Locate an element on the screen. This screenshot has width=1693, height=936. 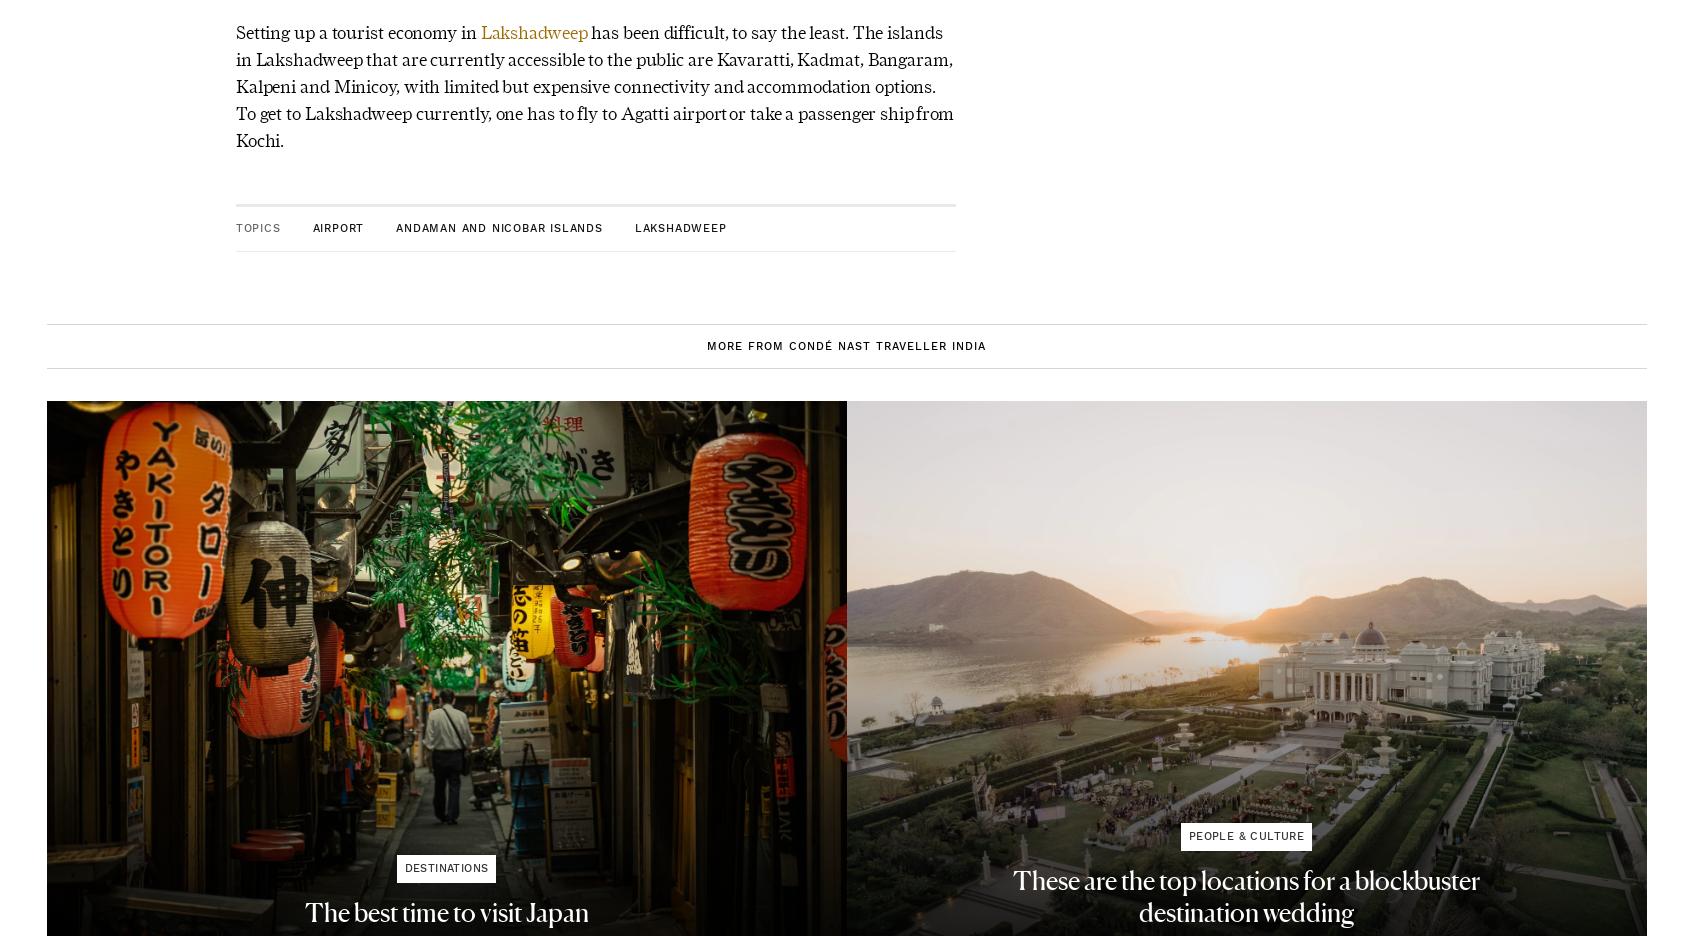
'ANDAMAN AND NICOBAR ISLANDS' is located at coordinates (498, 227).